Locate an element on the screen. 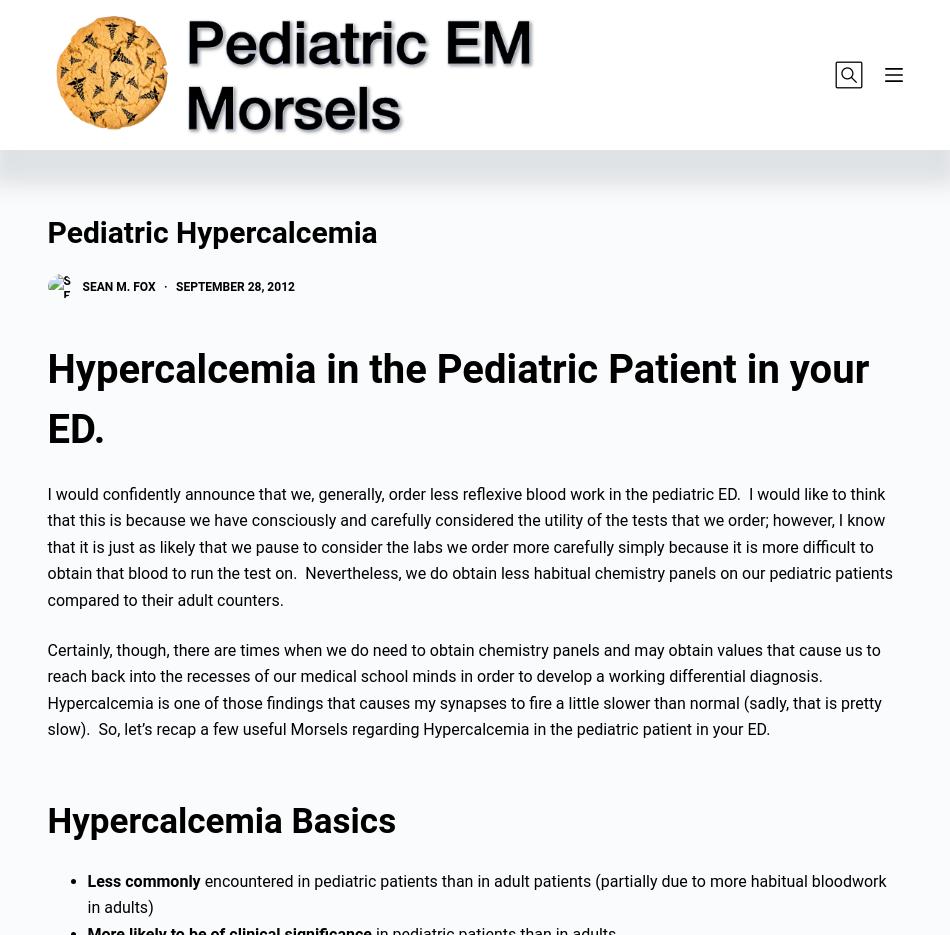 The image size is (950, 935). 'Share this:' is located at coordinates (76, 168).